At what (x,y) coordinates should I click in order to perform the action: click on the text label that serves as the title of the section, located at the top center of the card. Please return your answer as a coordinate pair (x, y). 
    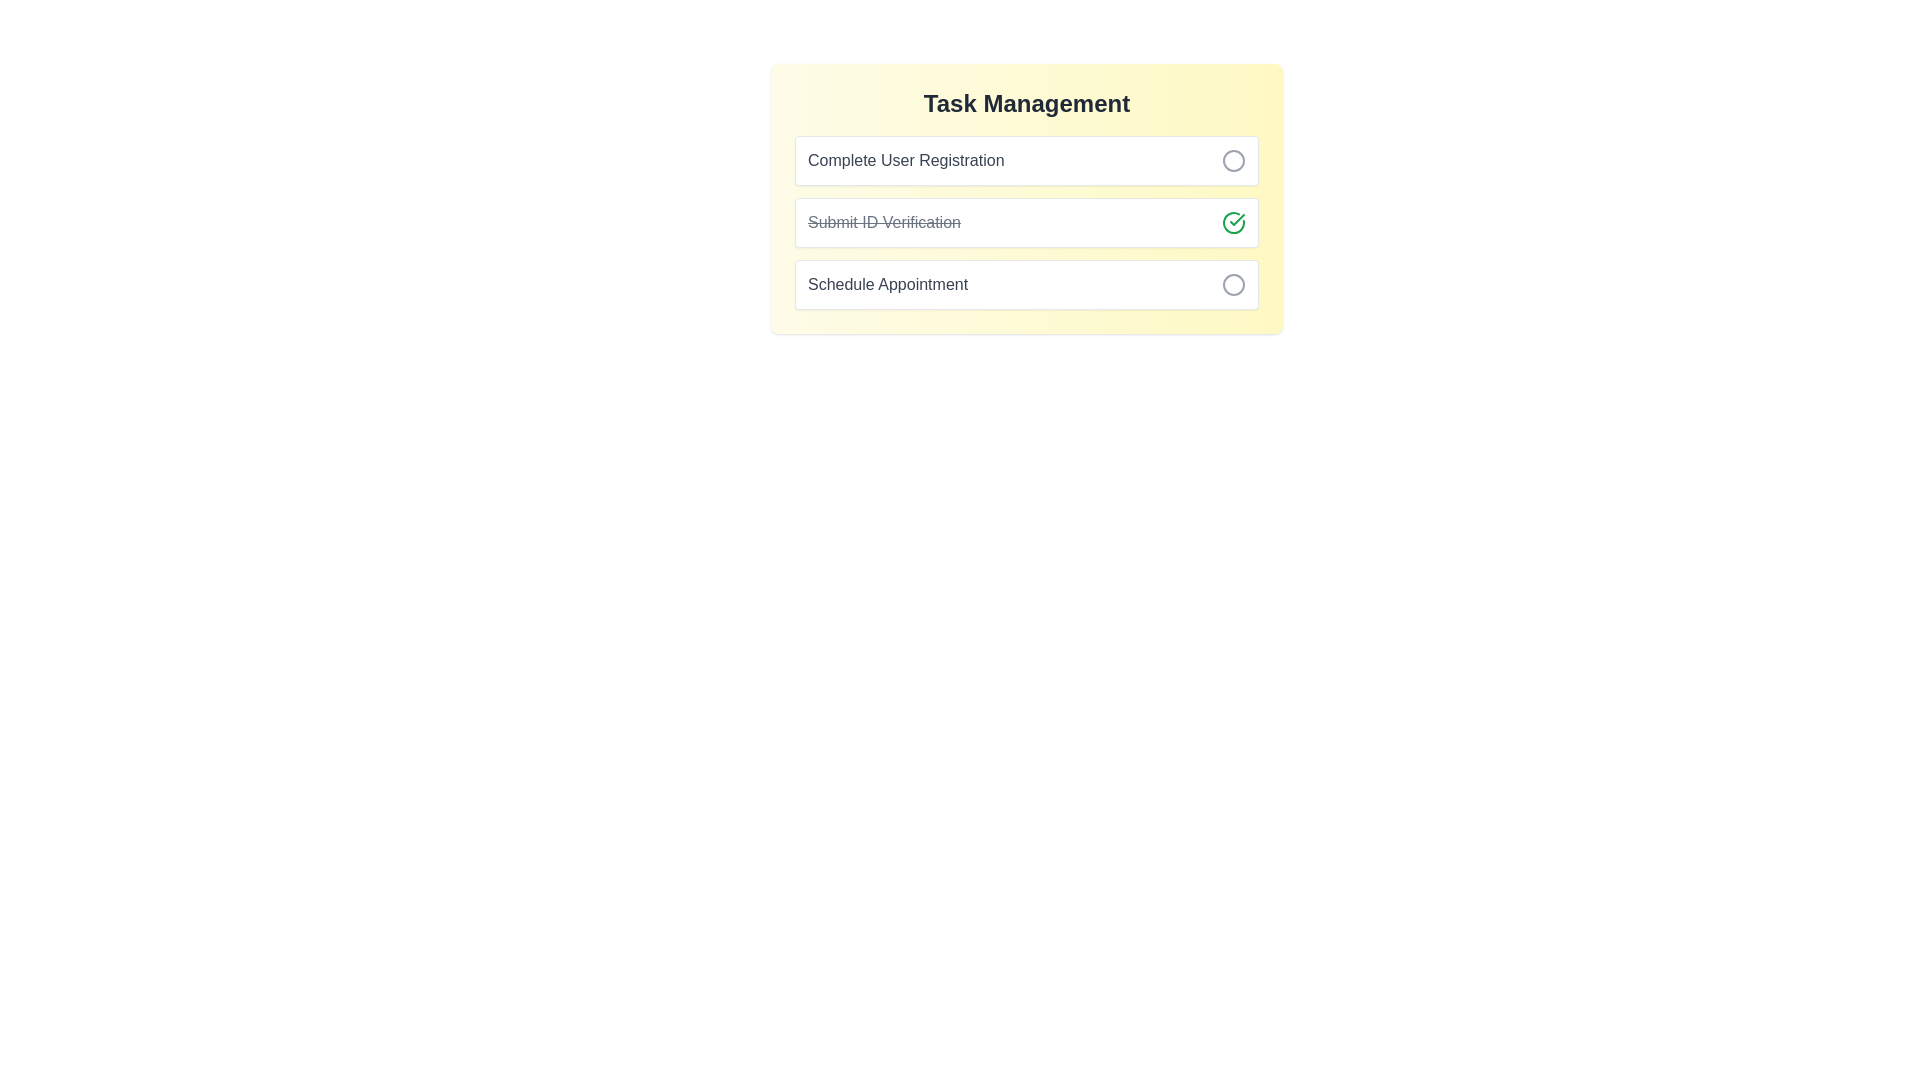
    Looking at the image, I should click on (1027, 104).